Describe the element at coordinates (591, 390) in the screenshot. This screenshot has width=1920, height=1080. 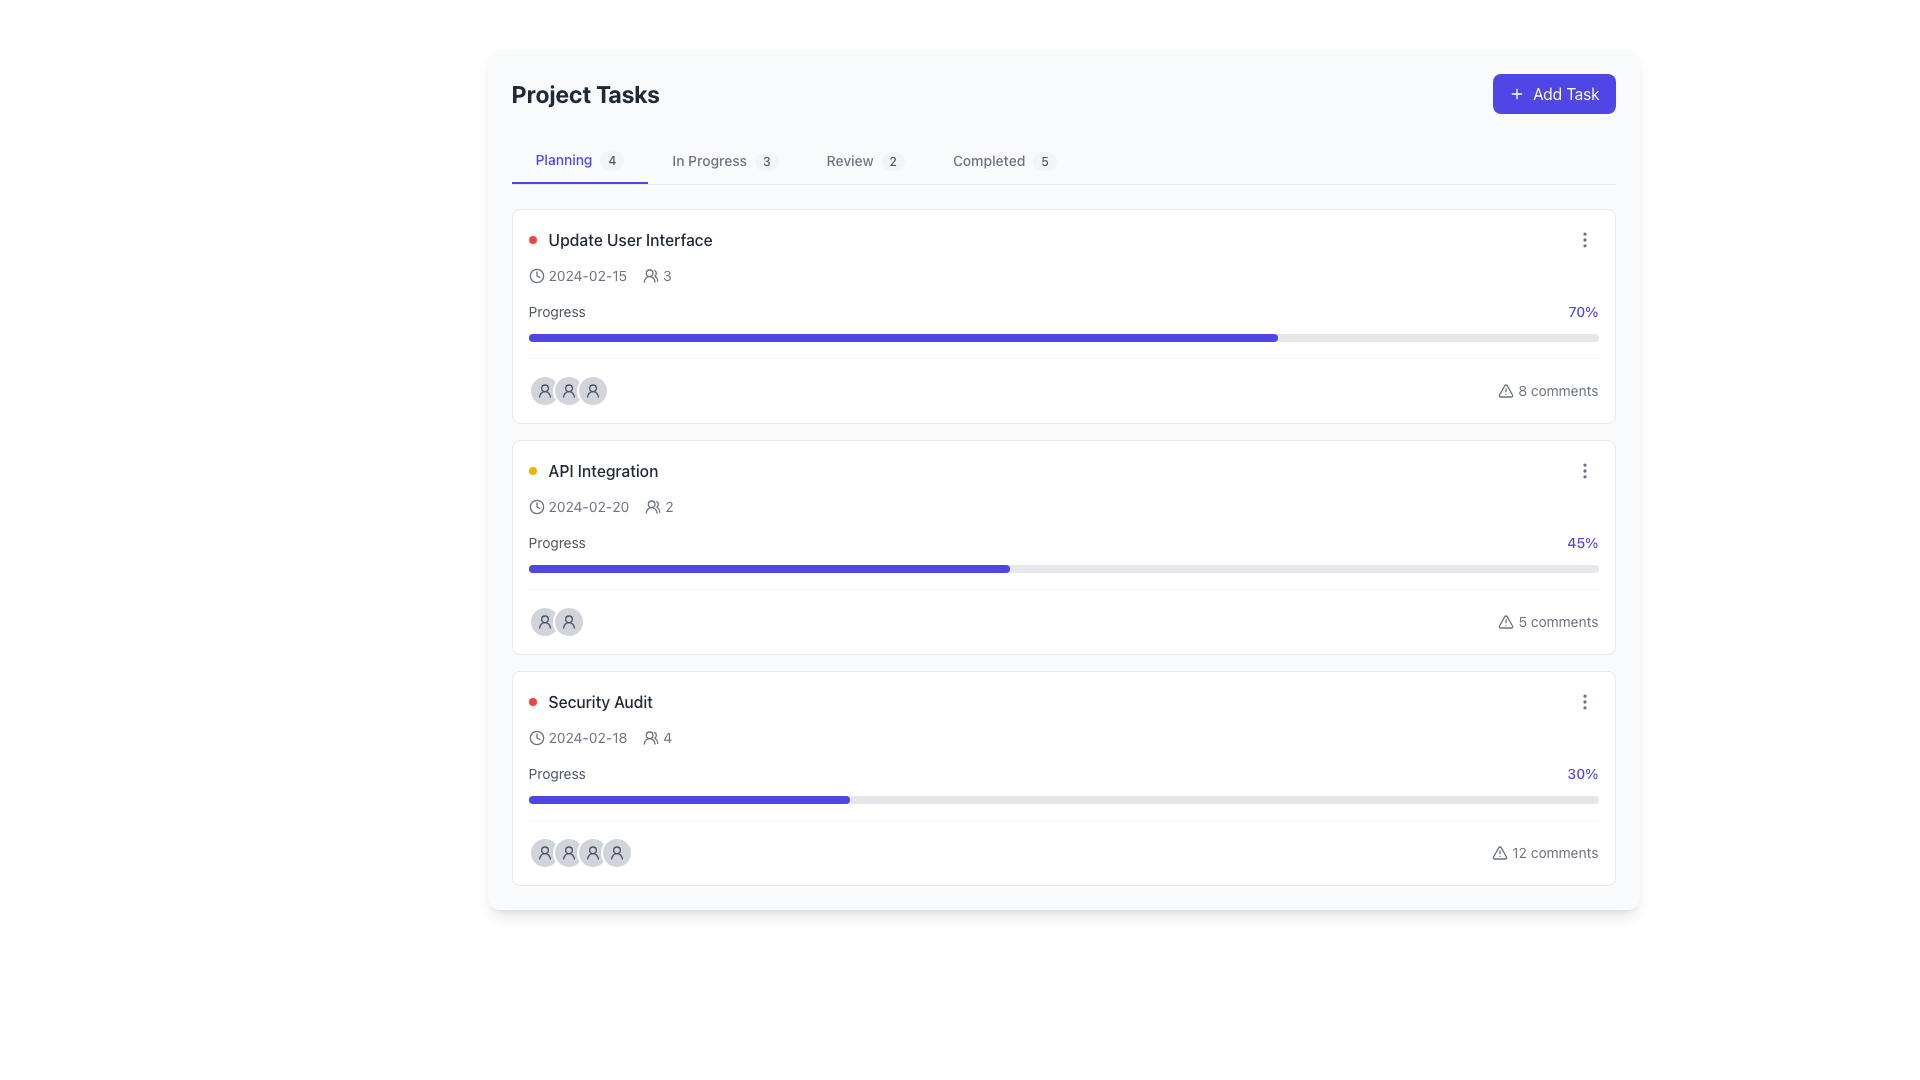
I see `the third avatar icon in the 'Update User Interface' task row` at that location.